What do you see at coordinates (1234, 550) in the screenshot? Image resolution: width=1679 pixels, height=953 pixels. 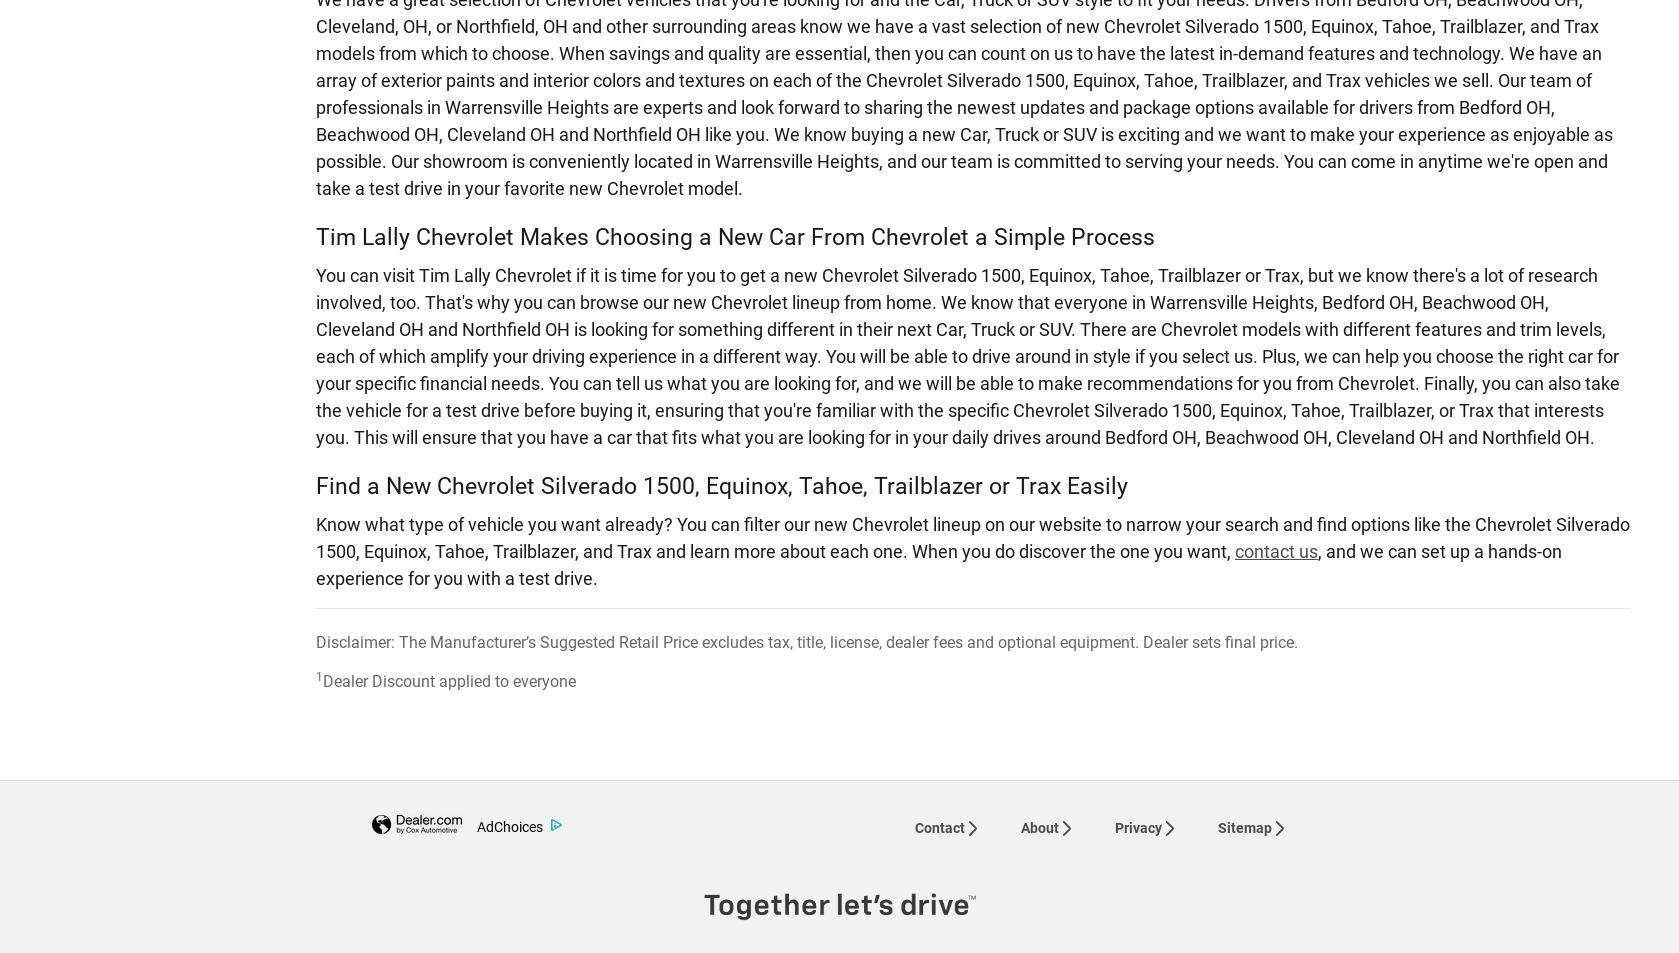 I see `'contact us'` at bounding box center [1234, 550].